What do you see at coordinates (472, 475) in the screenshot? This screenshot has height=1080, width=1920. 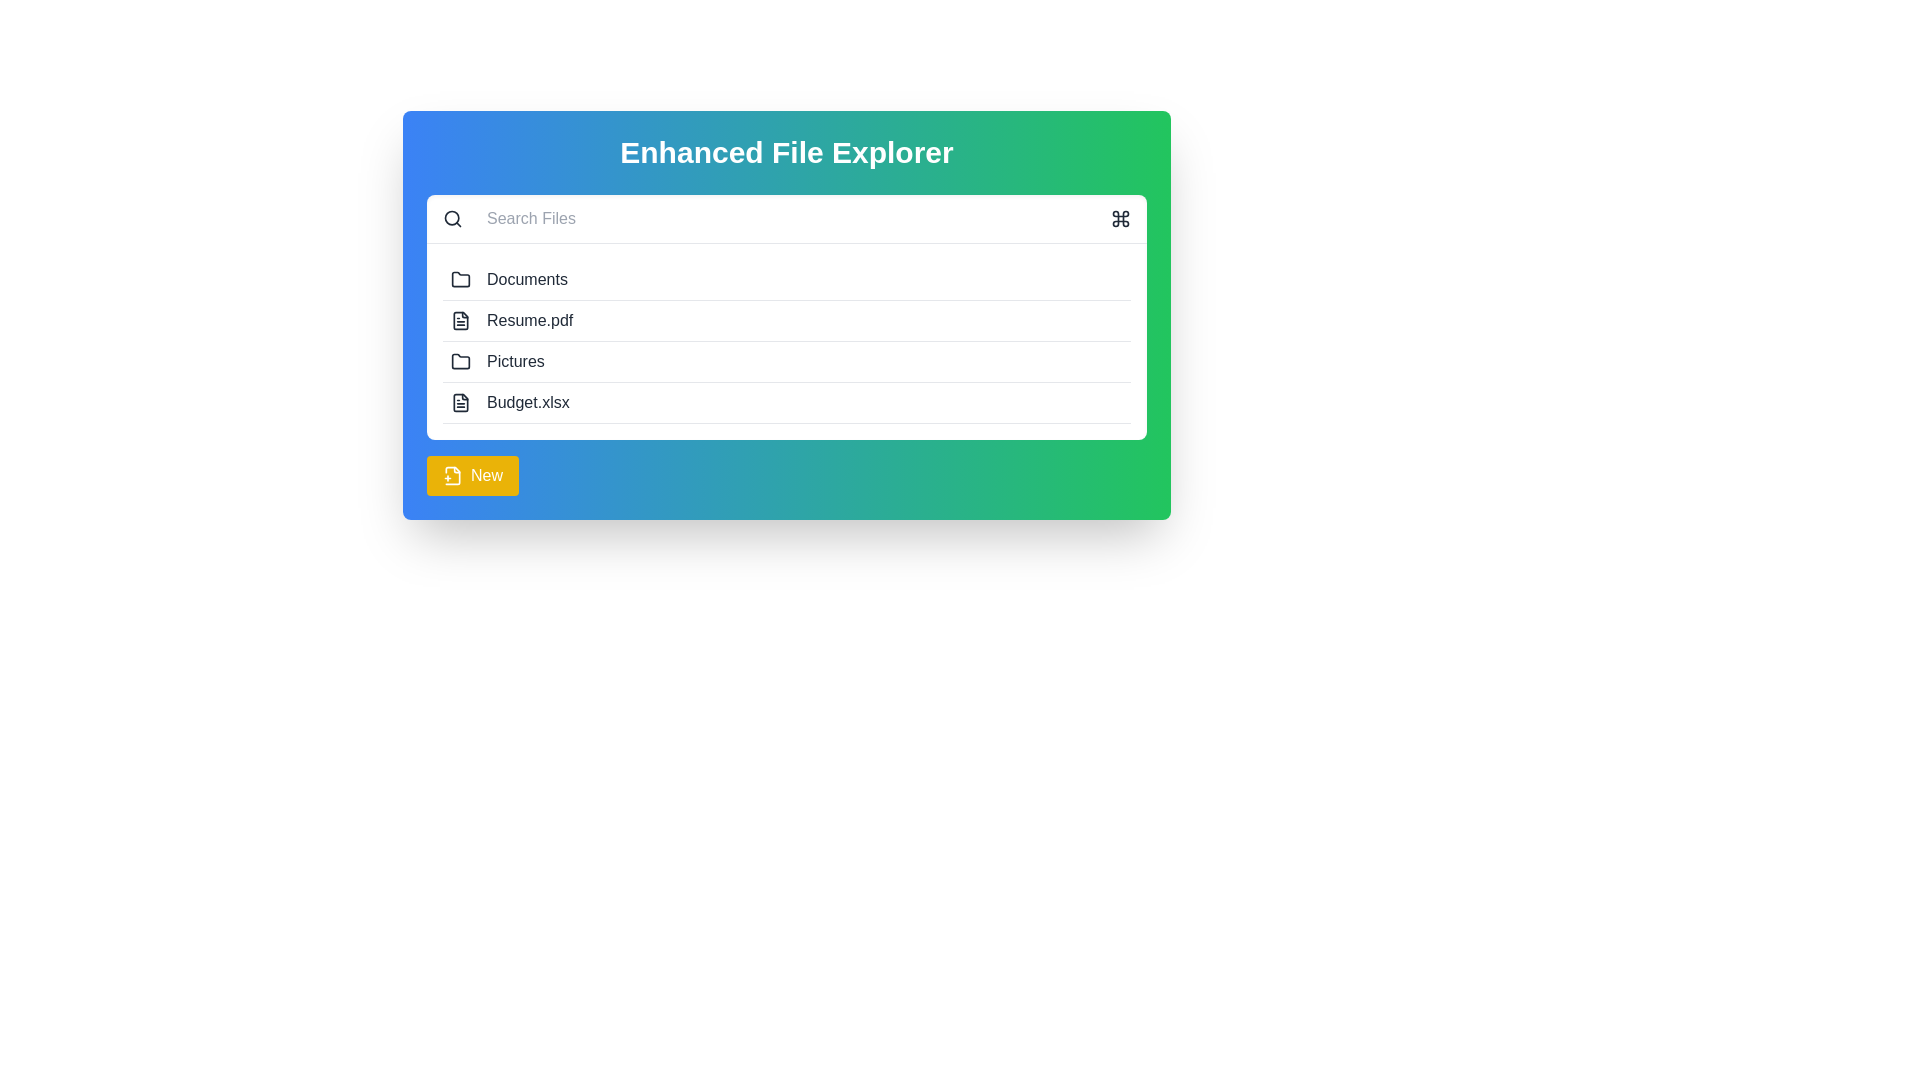 I see `the 'New' button with a yellow background and a file icon to create a new file` at bounding box center [472, 475].